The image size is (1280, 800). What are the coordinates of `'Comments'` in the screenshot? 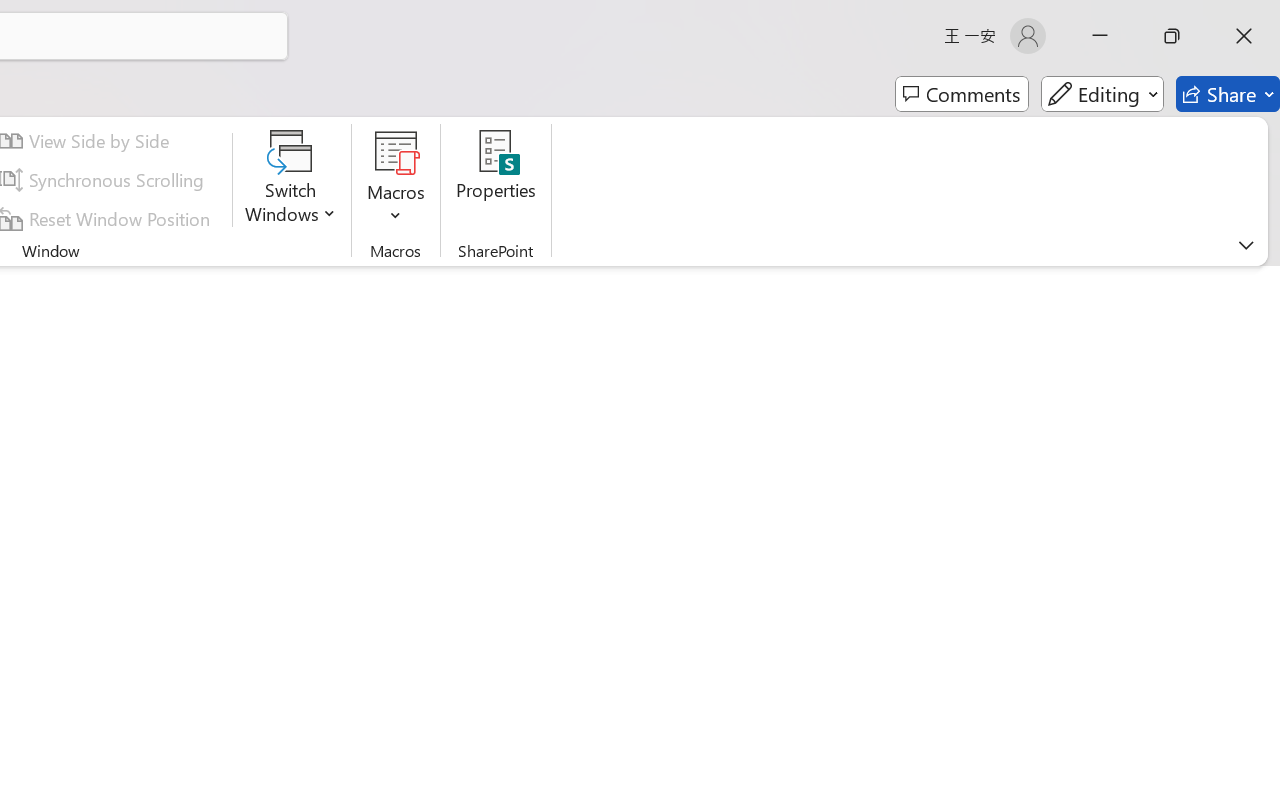 It's located at (961, 94).